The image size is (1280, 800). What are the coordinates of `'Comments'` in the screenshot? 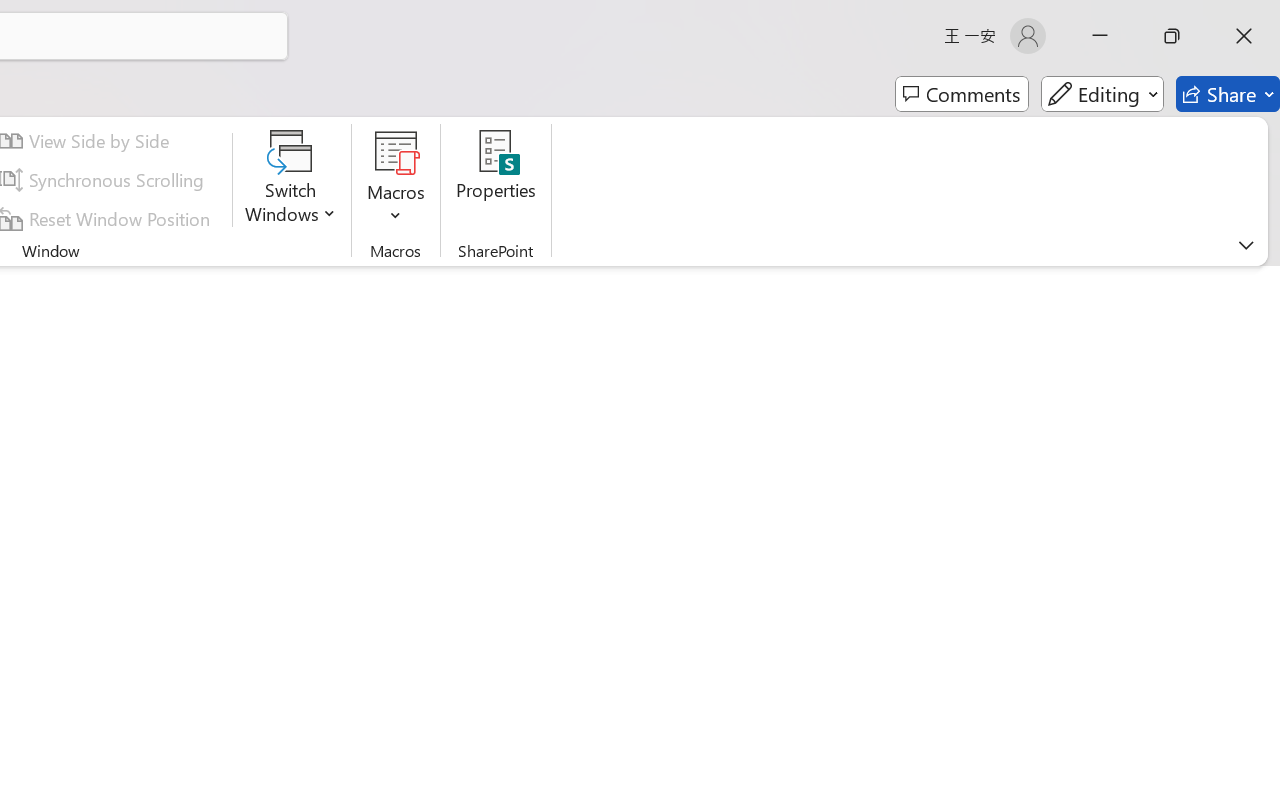 It's located at (961, 94).